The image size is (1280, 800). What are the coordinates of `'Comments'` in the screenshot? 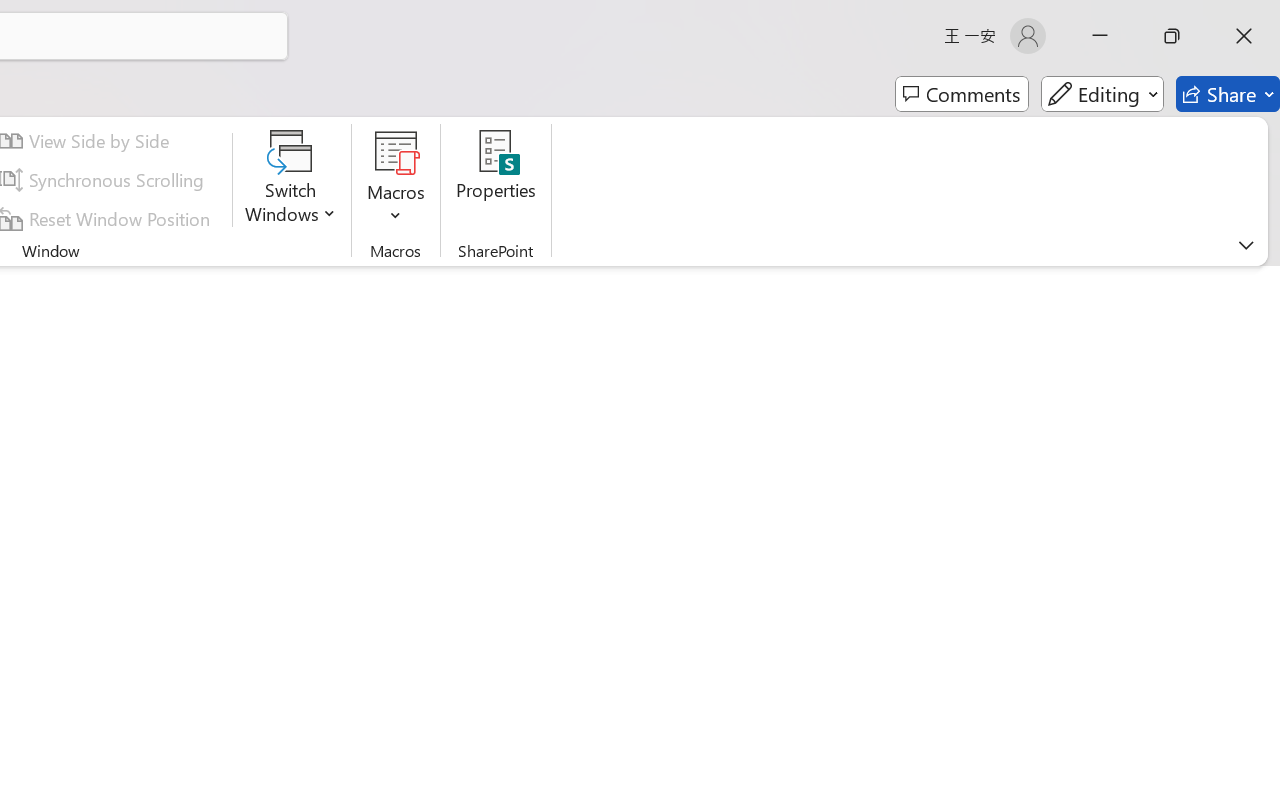 It's located at (961, 94).